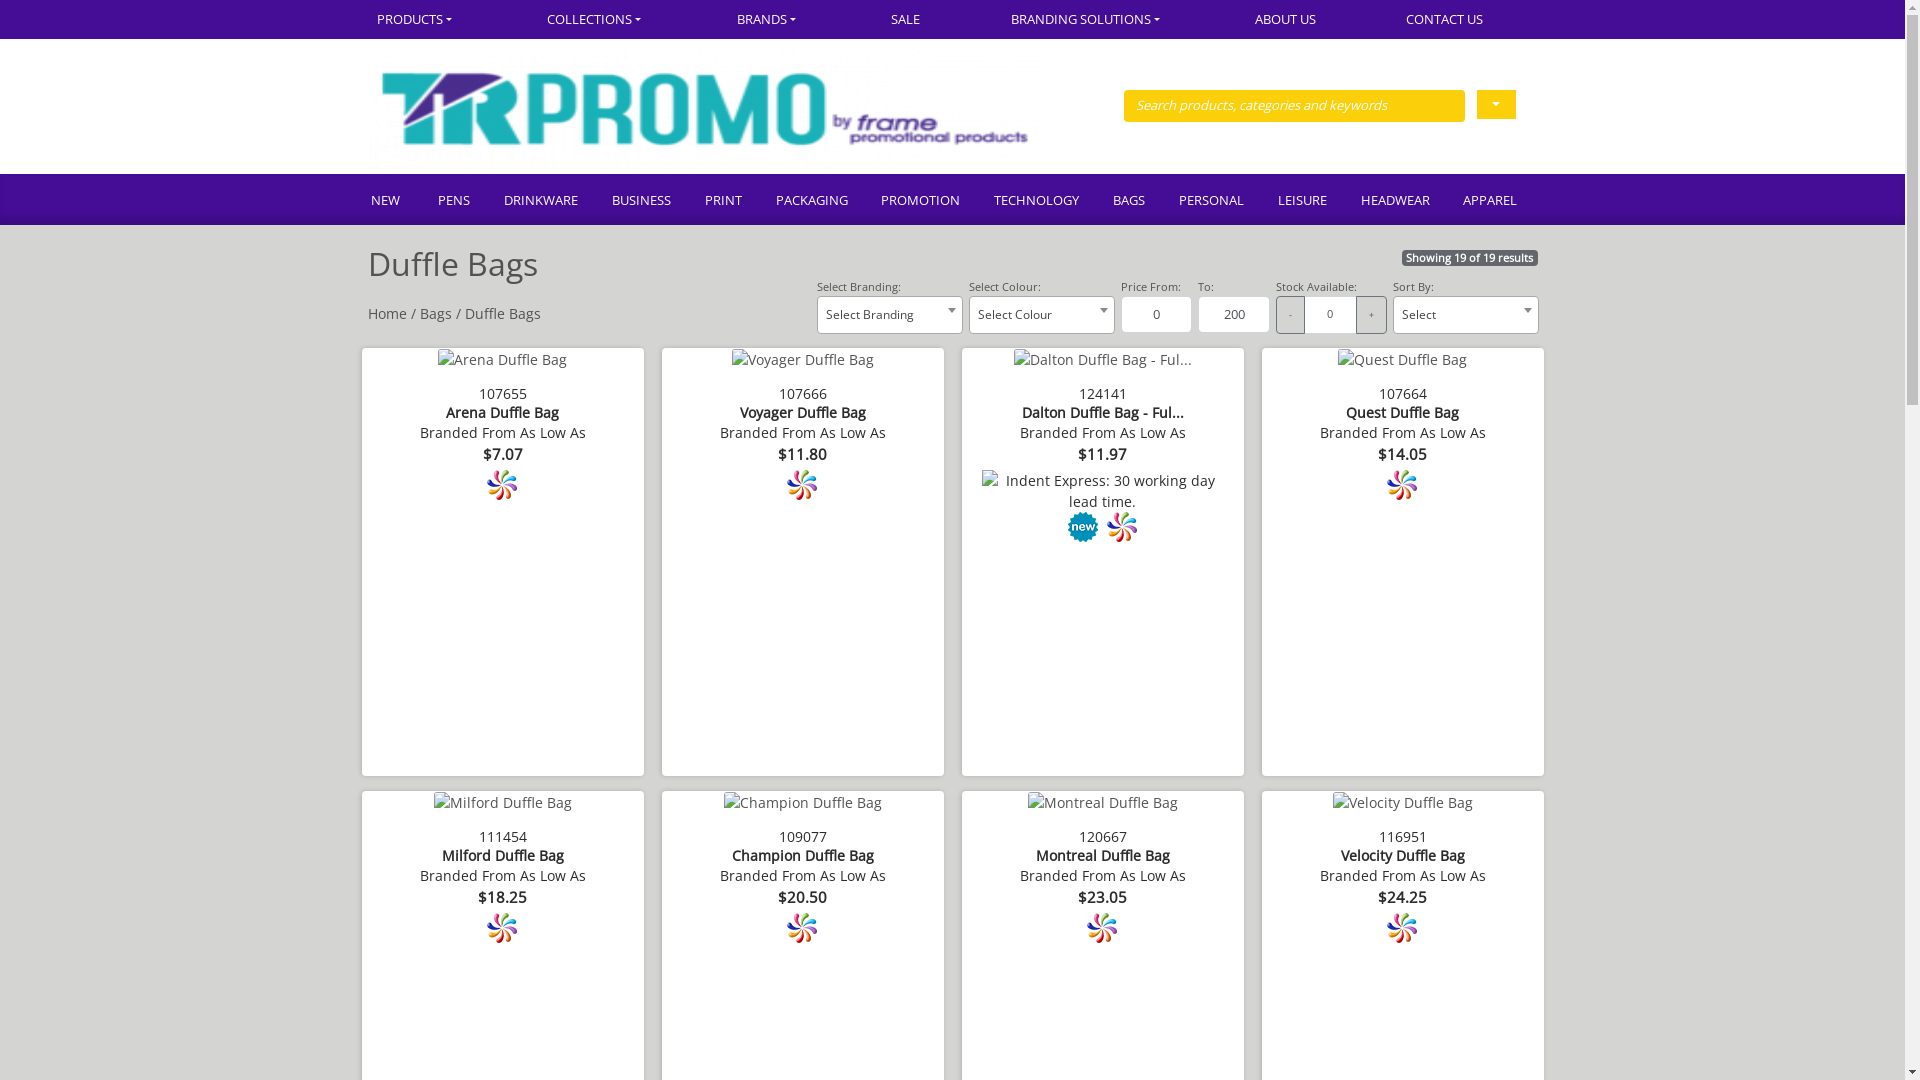  Describe the element at coordinates (394, 201) in the screenshot. I see `'NEW'` at that location.